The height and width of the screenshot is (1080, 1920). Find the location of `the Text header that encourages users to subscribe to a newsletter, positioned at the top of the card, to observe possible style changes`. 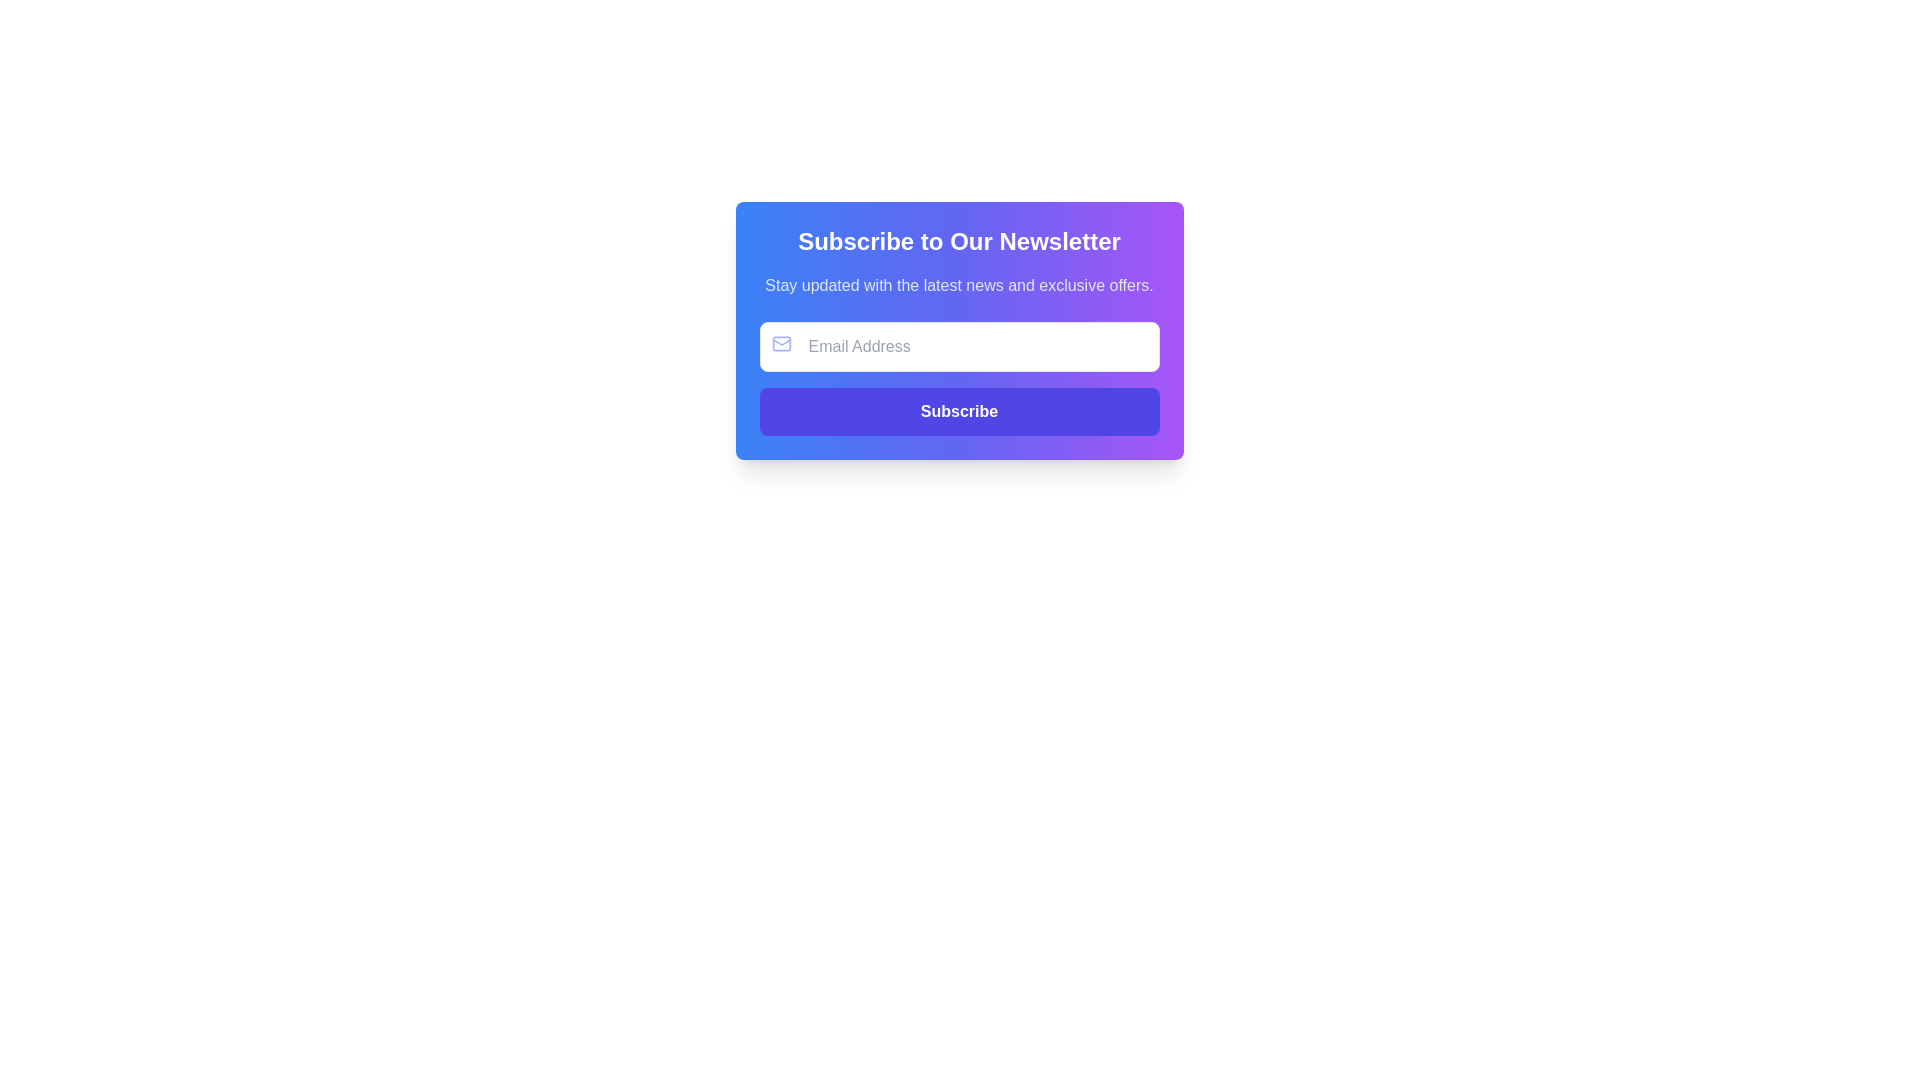

the Text header that encourages users to subscribe to a newsletter, positioned at the top of the card, to observe possible style changes is located at coordinates (958, 241).